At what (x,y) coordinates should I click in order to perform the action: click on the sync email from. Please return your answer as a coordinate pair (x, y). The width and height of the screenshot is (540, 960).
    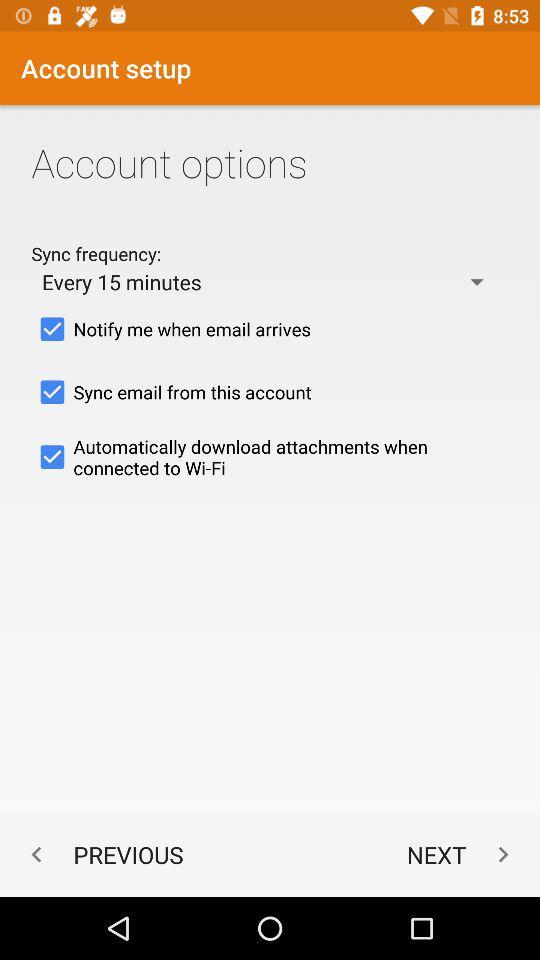
    Looking at the image, I should click on (270, 391).